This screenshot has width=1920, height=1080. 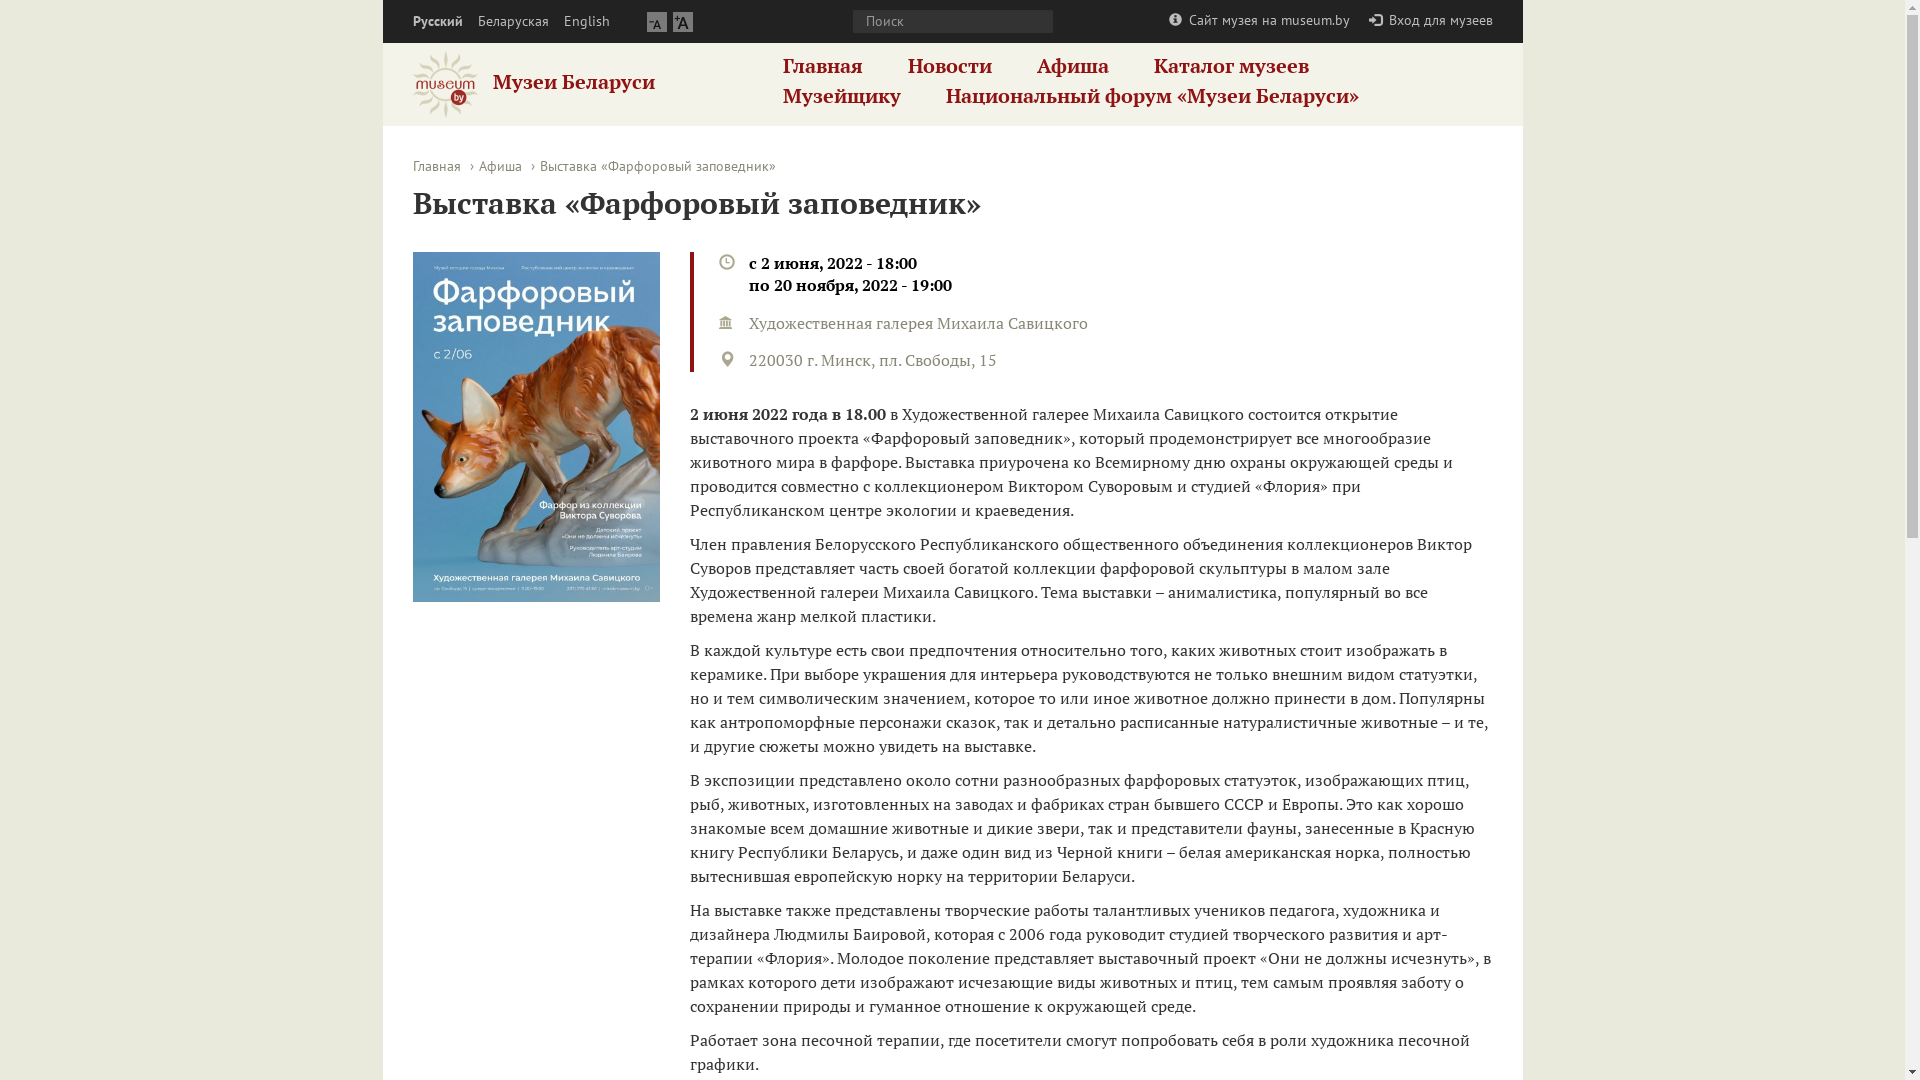 What do you see at coordinates (656, 21) in the screenshot?
I see `'A'` at bounding box center [656, 21].